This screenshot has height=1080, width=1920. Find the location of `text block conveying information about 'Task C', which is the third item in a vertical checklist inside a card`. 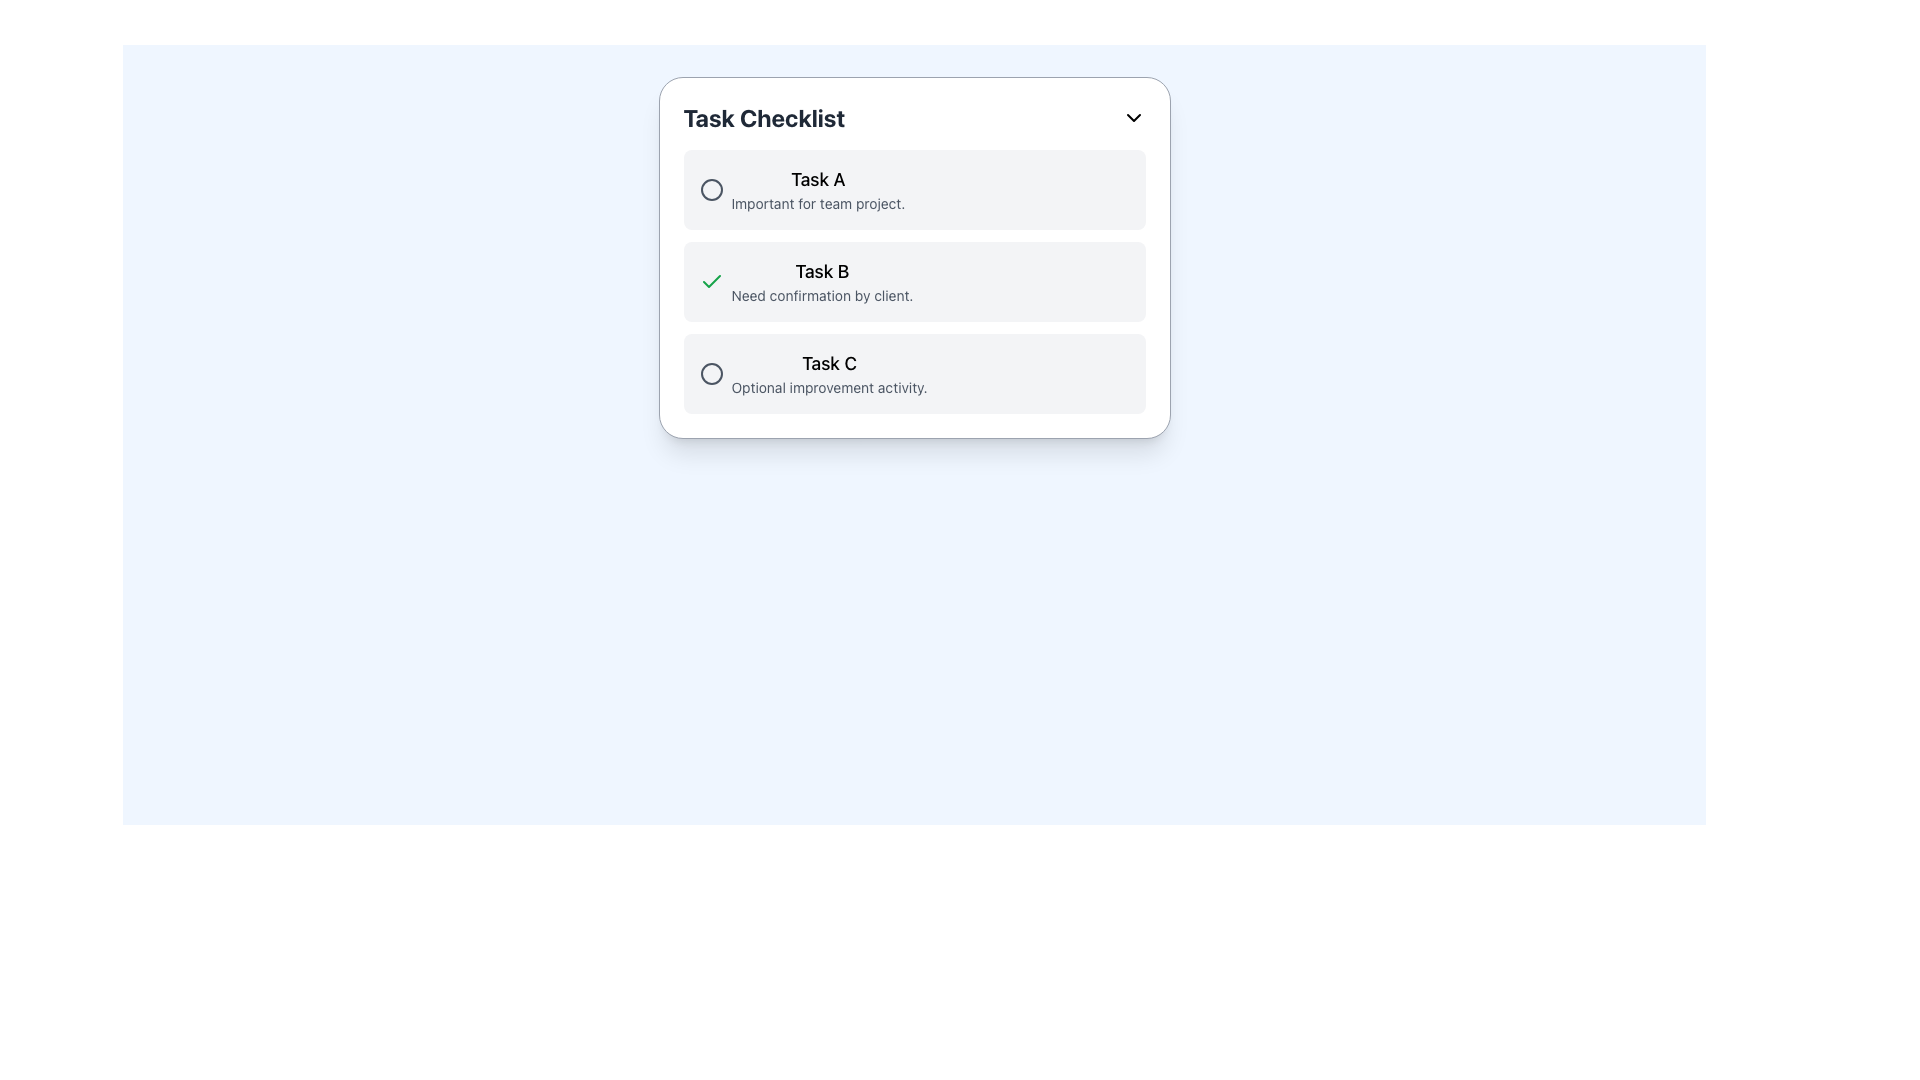

text block conveying information about 'Task C', which is the third item in a vertical checklist inside a card is located at coordinates (829, 374).